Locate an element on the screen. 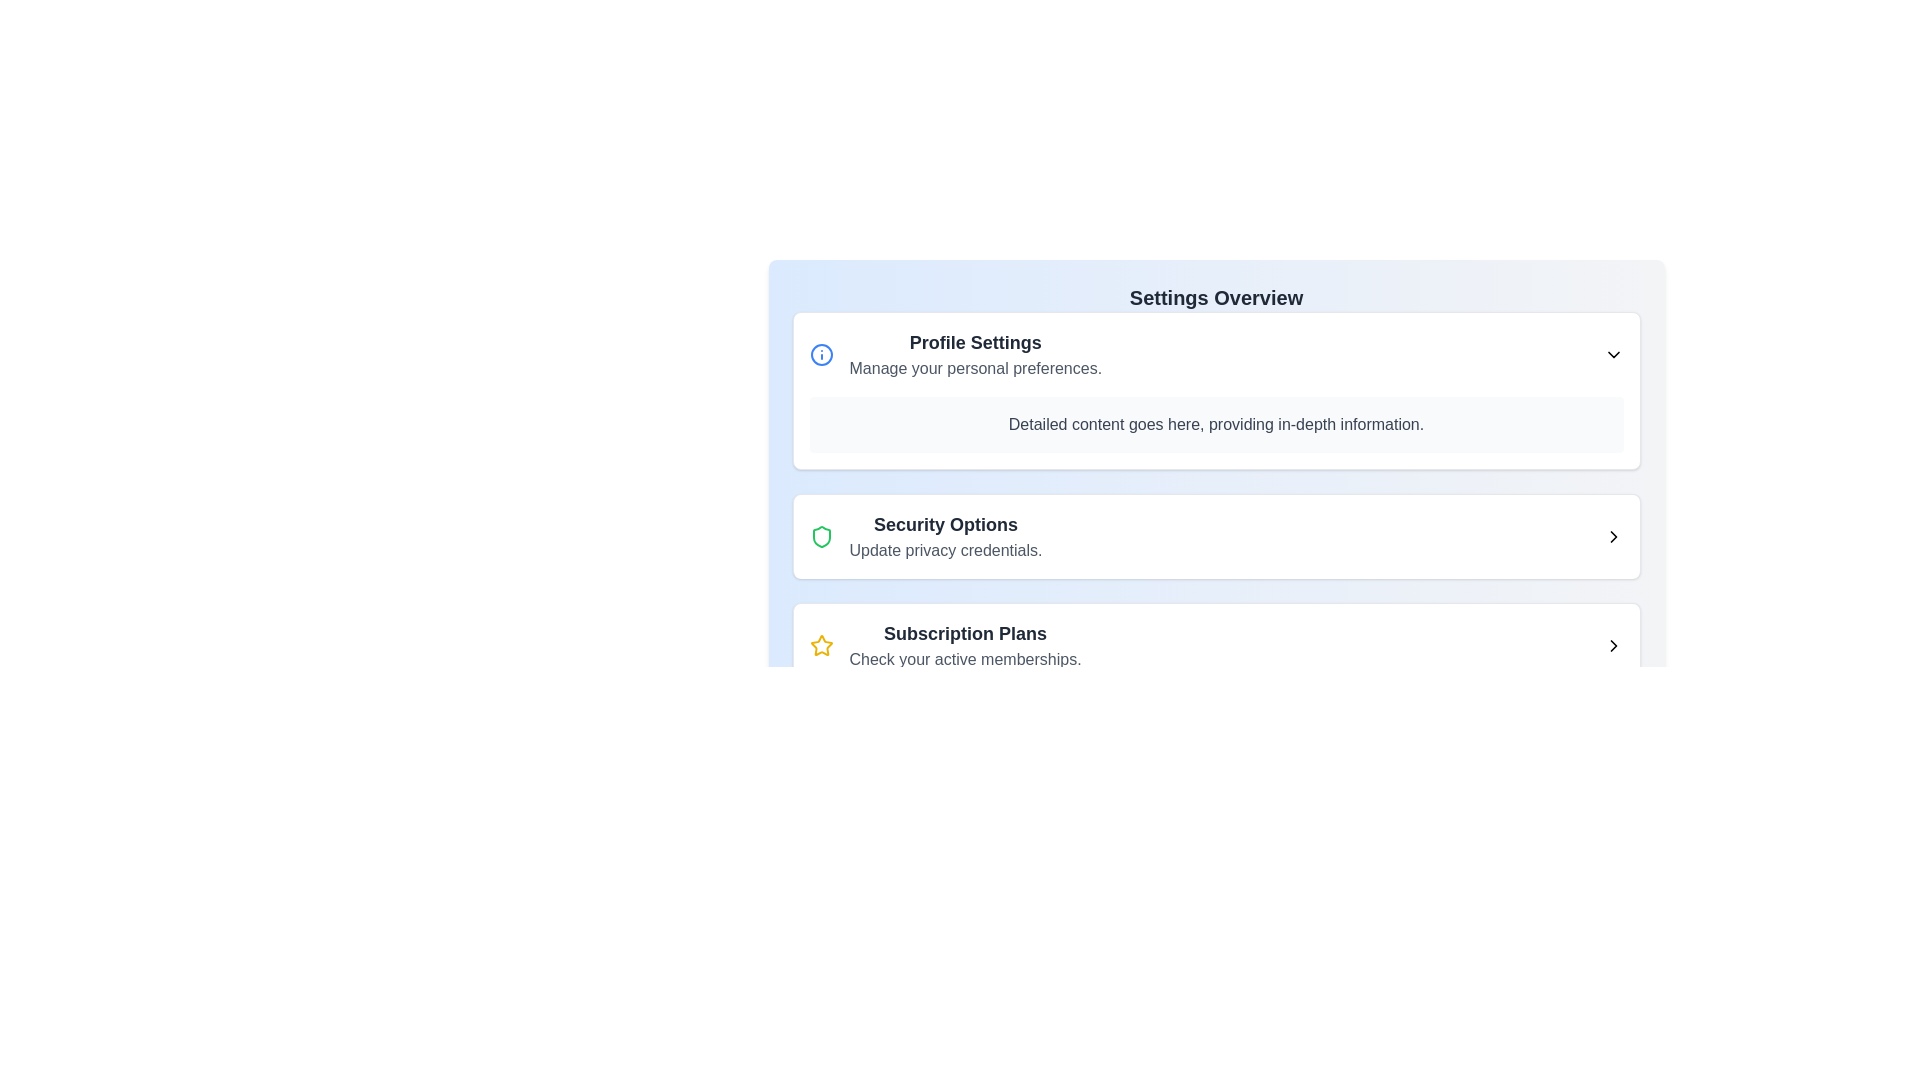  the right-pointing chevron icon within the 'Security Options' section, which serves as a visual aid for navigation is located at coordinates (1613, 535).